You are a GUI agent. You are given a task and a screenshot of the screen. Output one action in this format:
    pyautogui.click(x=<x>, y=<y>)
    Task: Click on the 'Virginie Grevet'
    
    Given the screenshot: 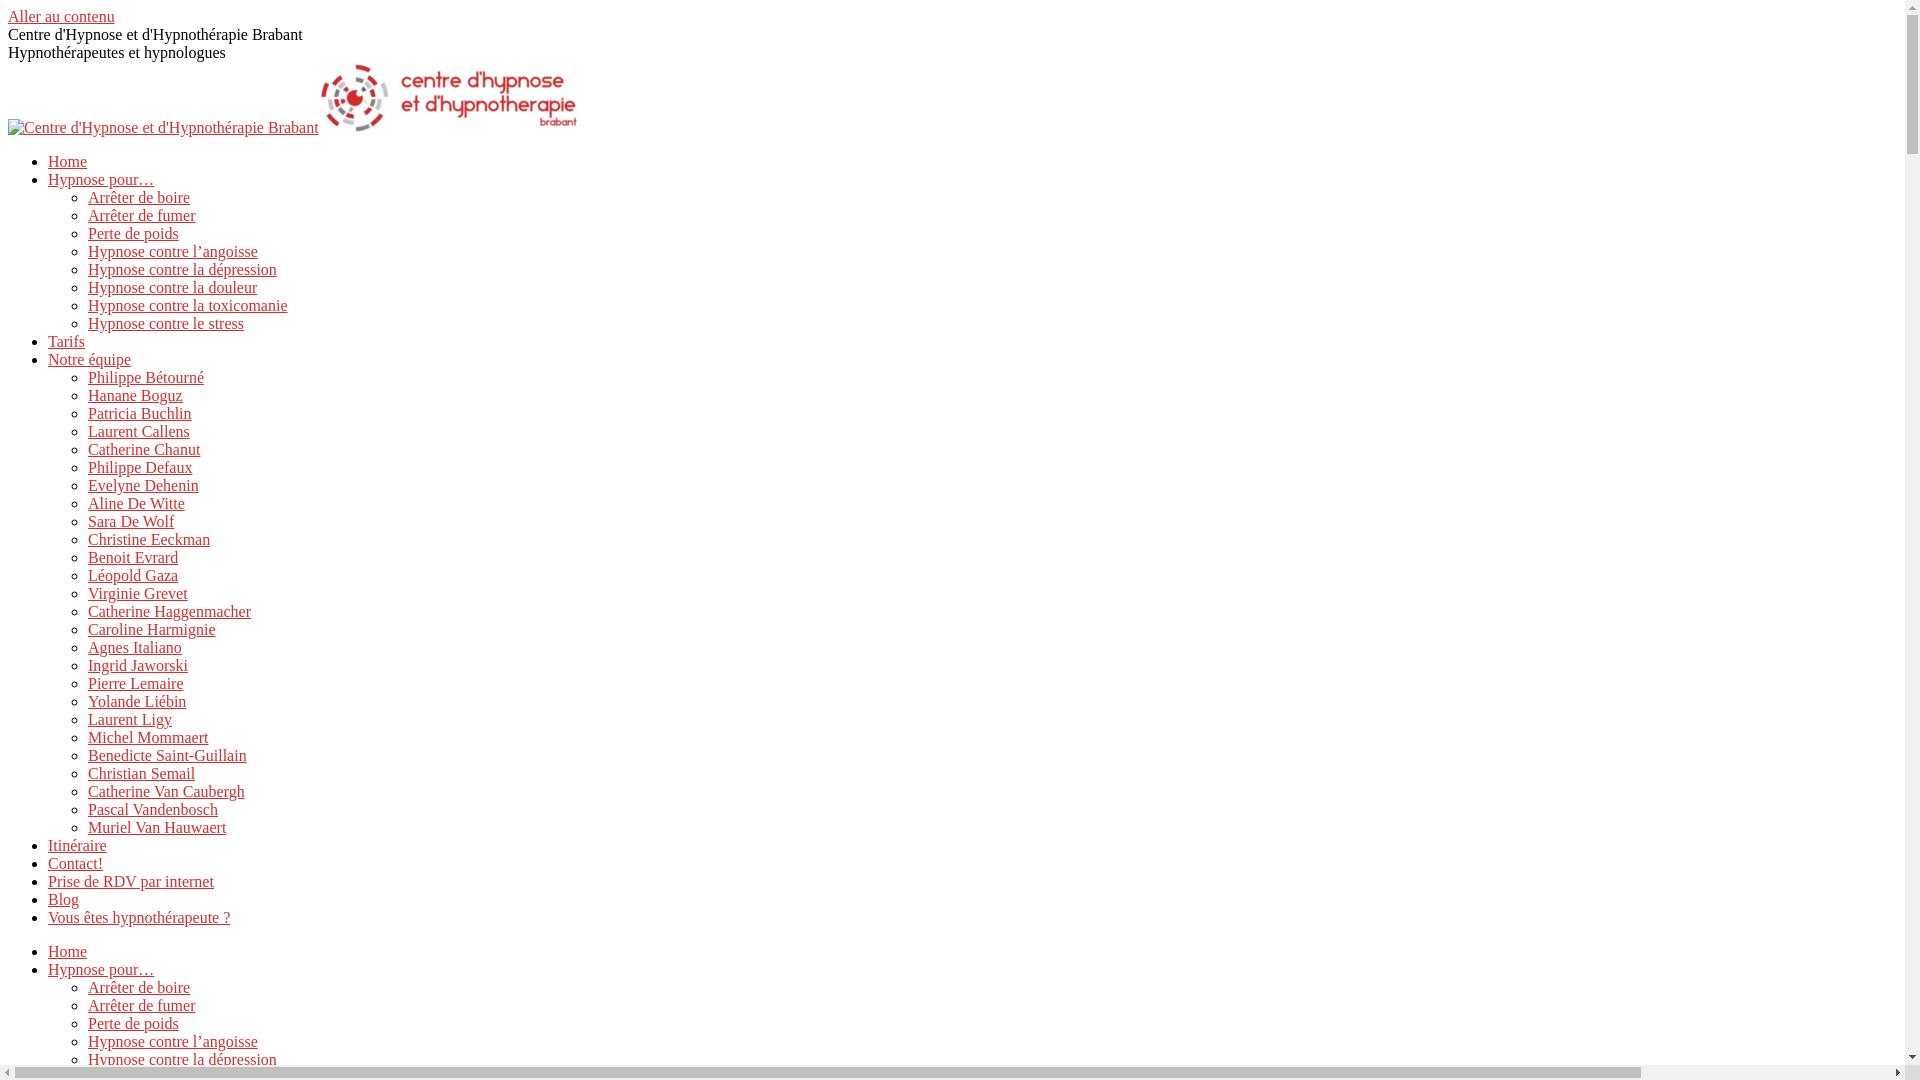 What is the action you would take?
    pyautogui.click(x=137, y=592)
    